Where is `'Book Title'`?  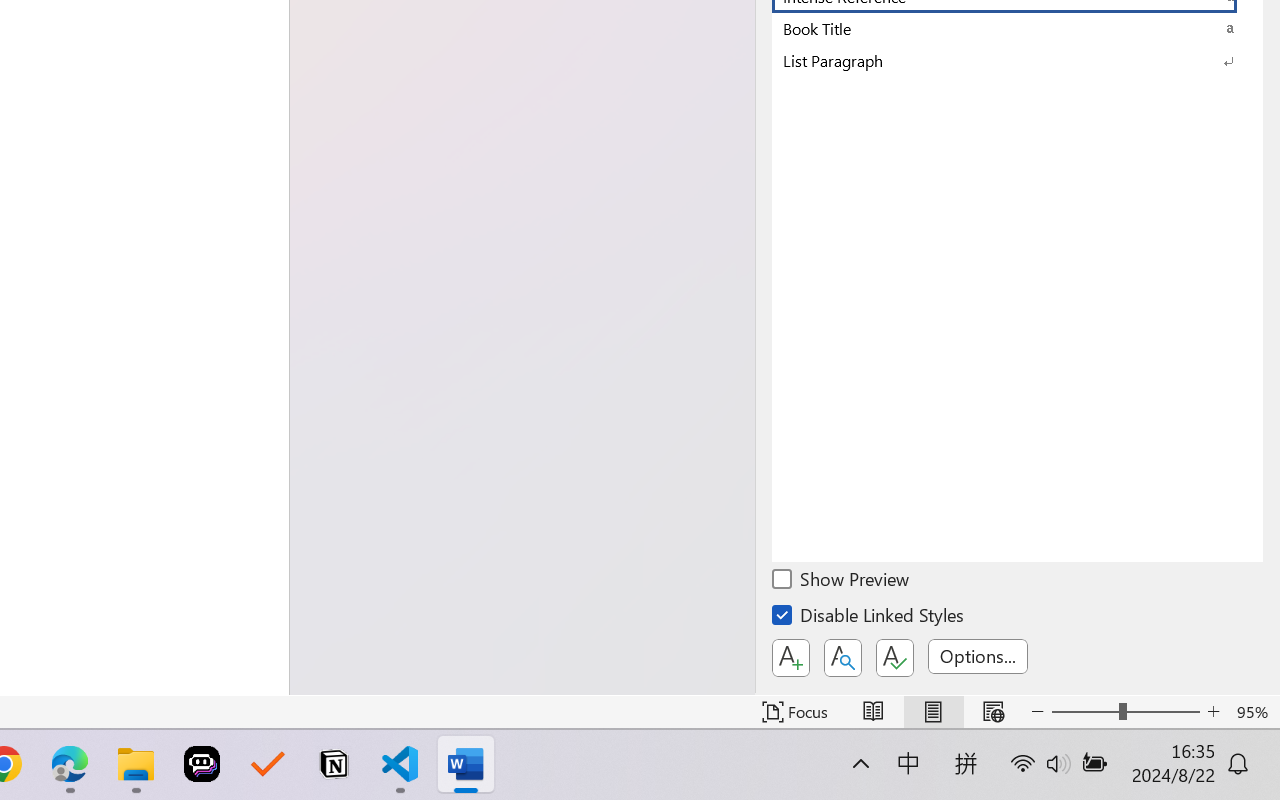
'Book Title' is located at coordinates (1017, 28).